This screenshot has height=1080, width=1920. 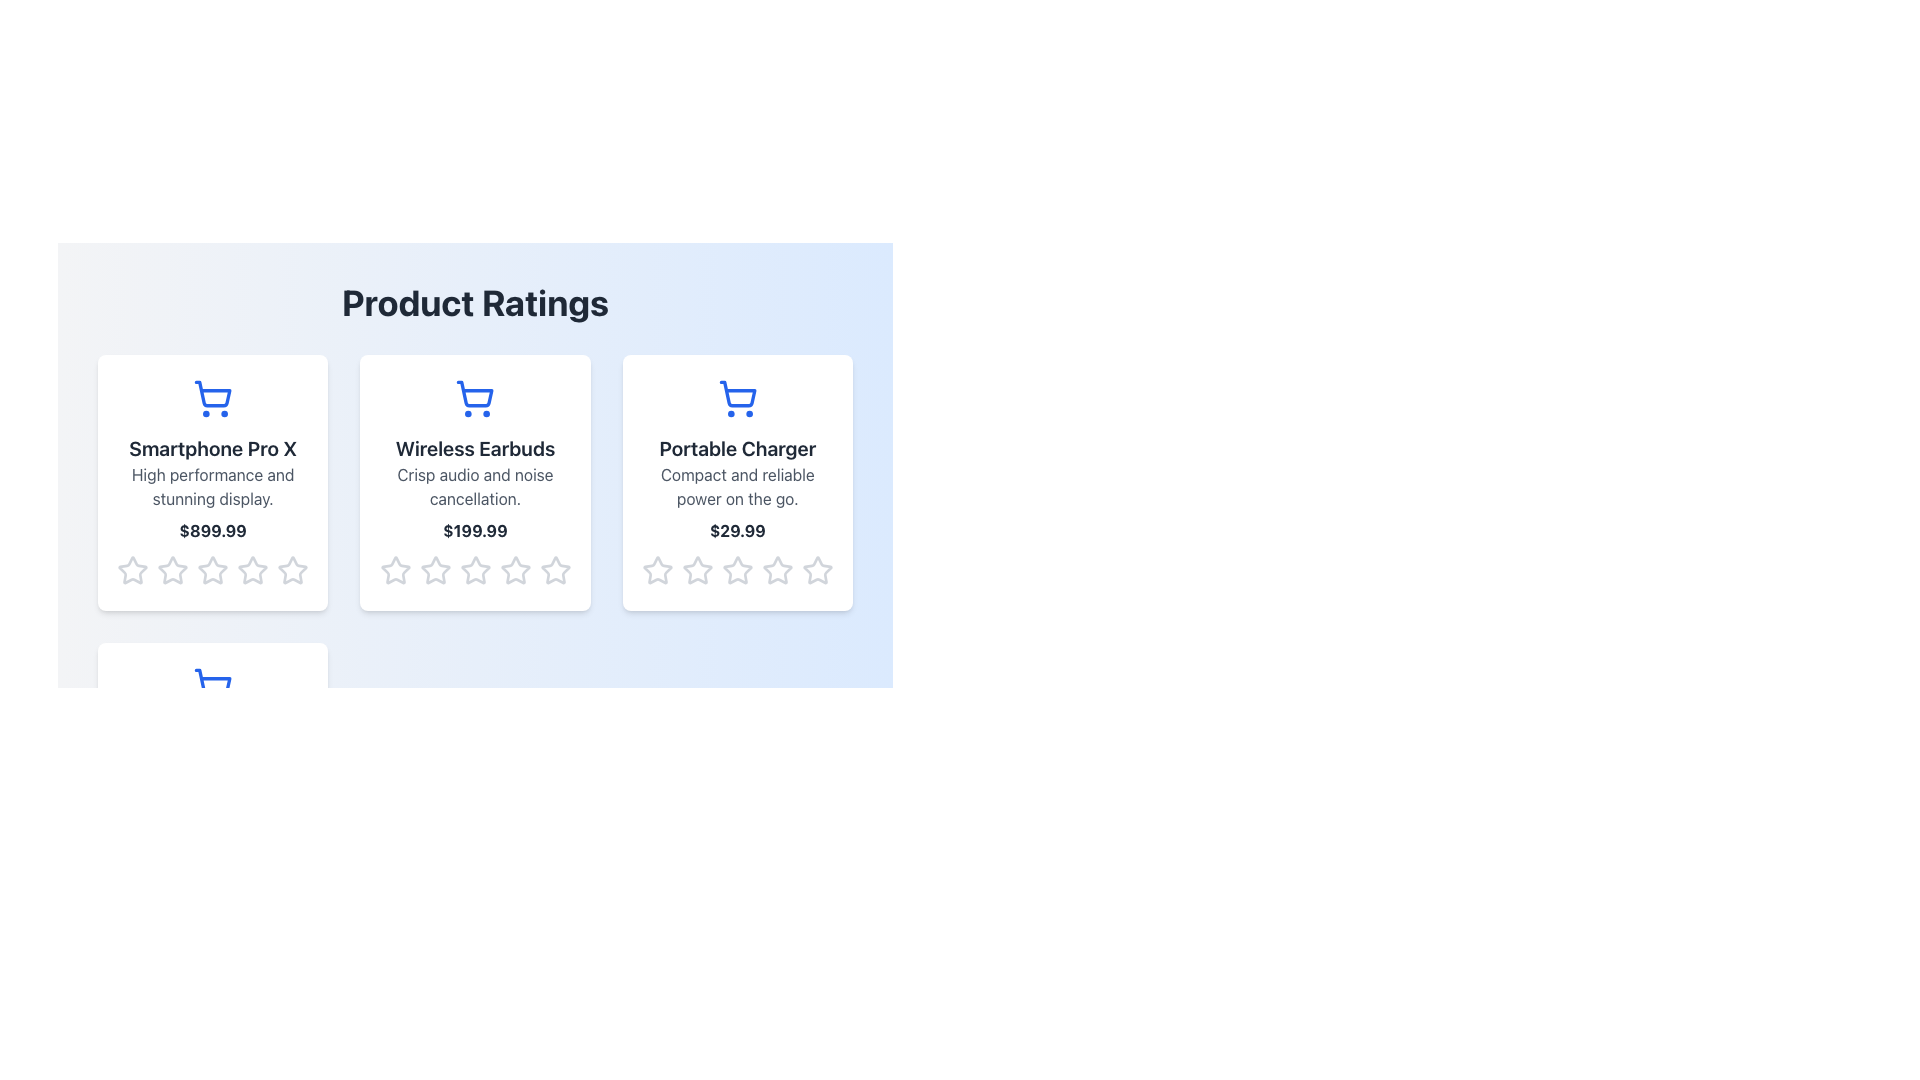 I want to click on the fifth star in the rating section under the 'Portable Charger' card, so click(x=292, y=858).